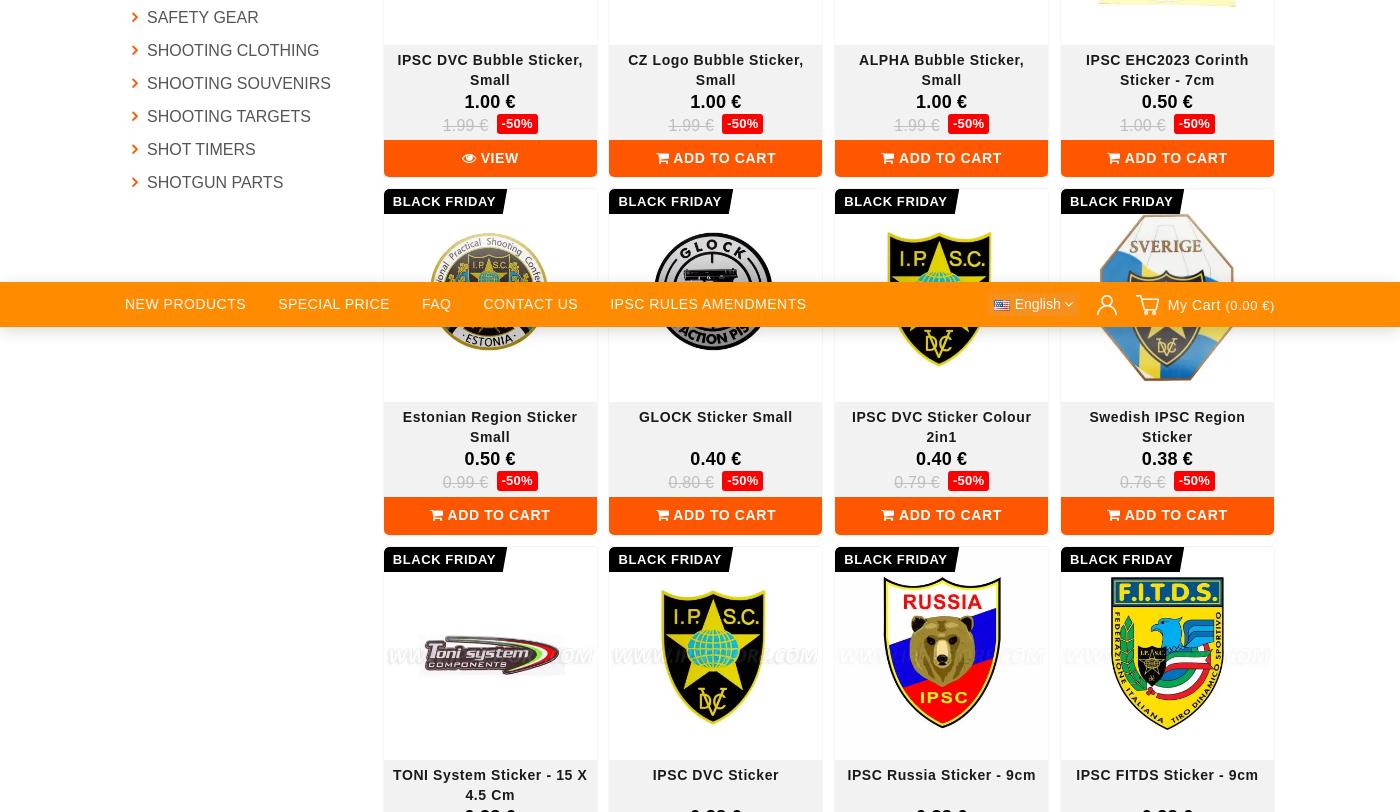  What do you see at coordinates (934, 151) in the screenshot?
I see `'For dealers & suppliers'` at bounding box center [934, 151].